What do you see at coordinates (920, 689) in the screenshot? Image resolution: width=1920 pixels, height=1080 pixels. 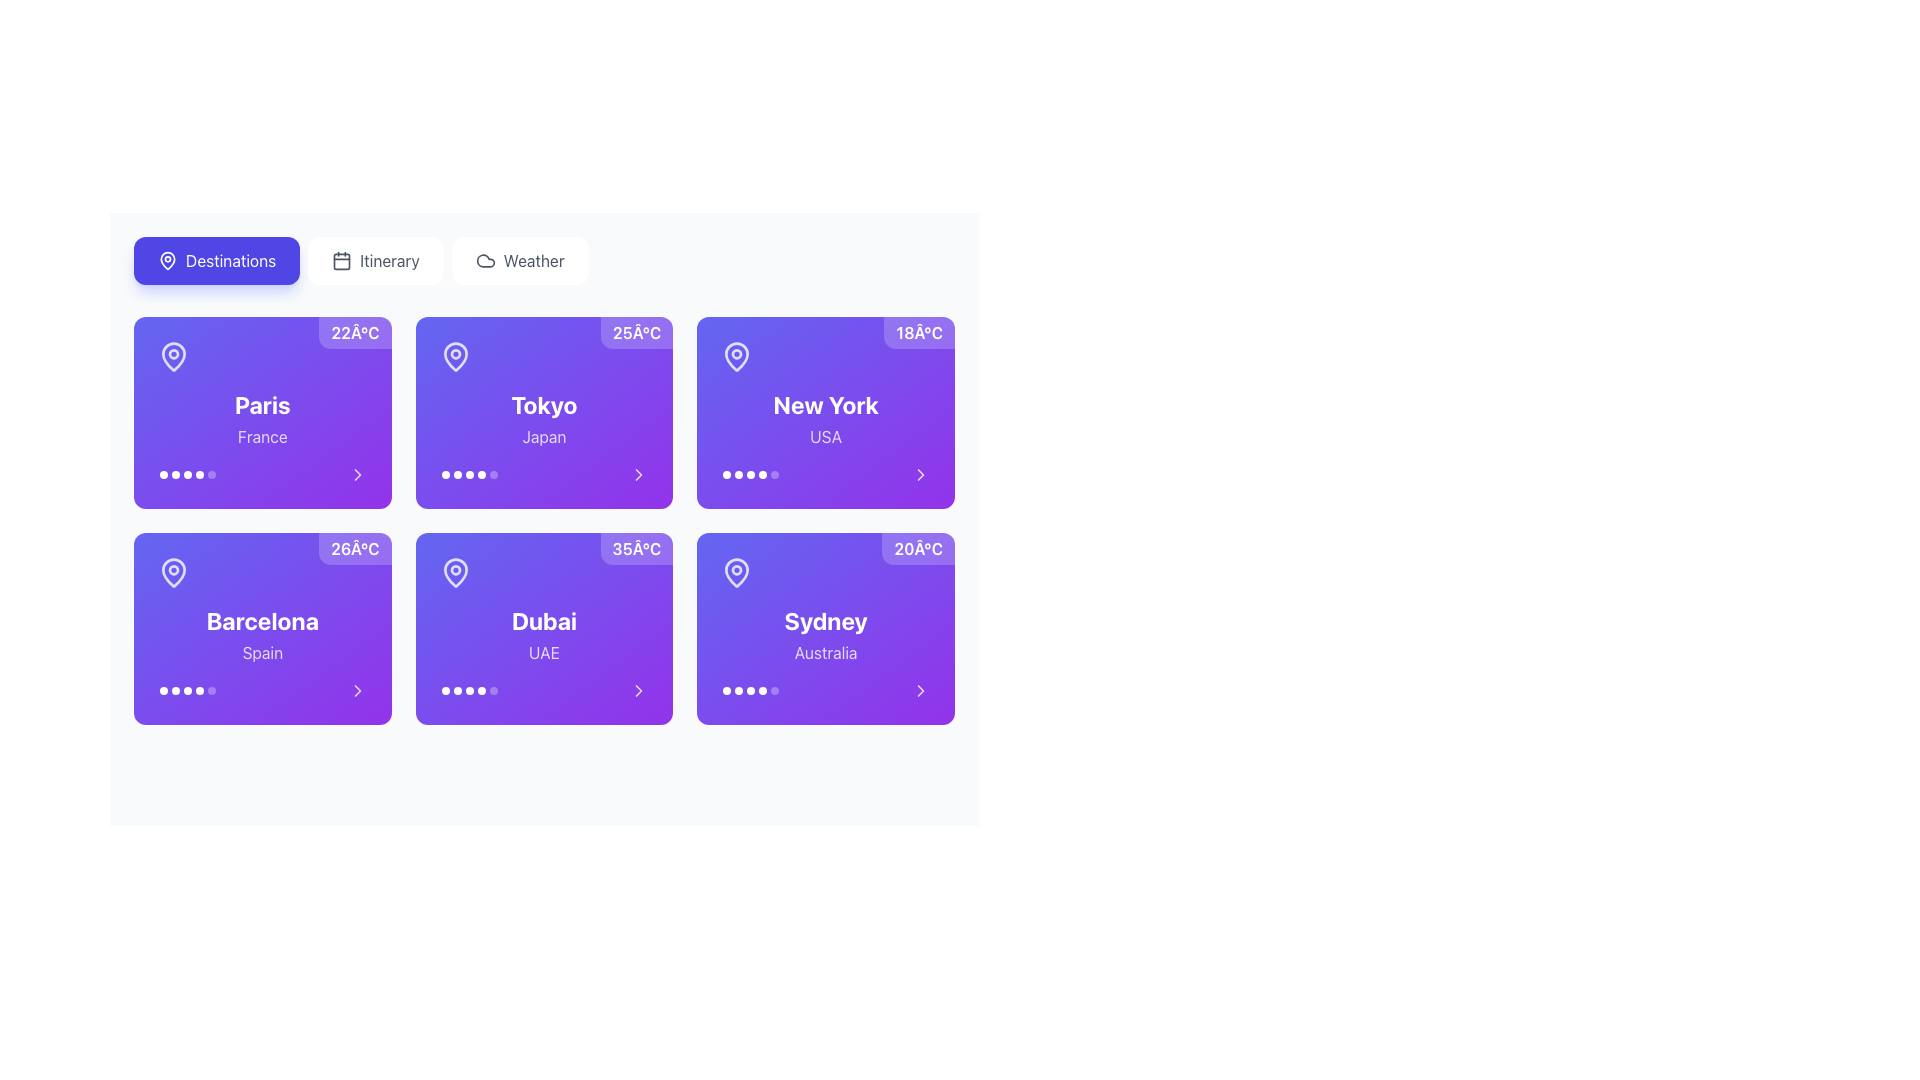 I see `the right-pointing chevron SVG icon located in the bottom right corner of the 'Sydney' card to proceed to the next section or details` at bounding box center [920, 689].